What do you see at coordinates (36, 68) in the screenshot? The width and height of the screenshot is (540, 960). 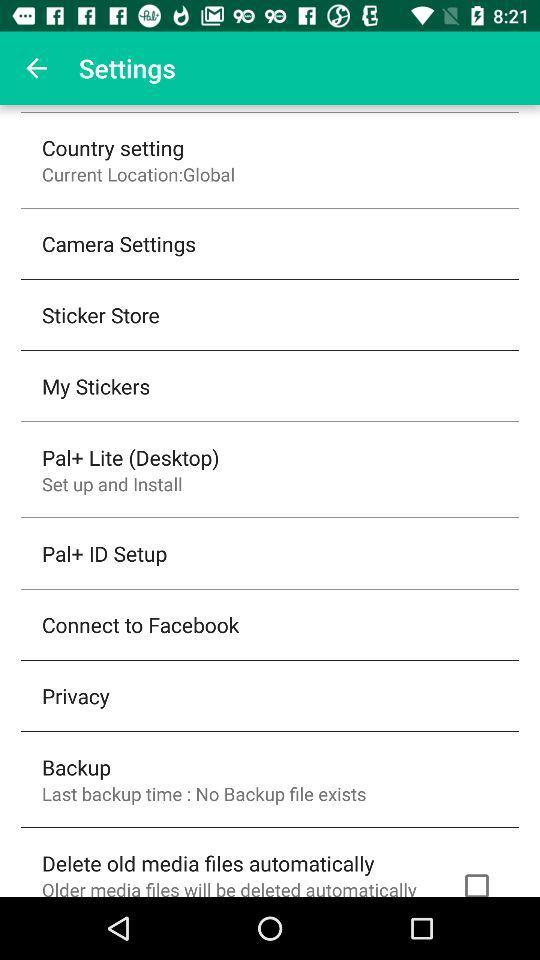 I see `icon above country setting item` at bounding box center [36, 68].